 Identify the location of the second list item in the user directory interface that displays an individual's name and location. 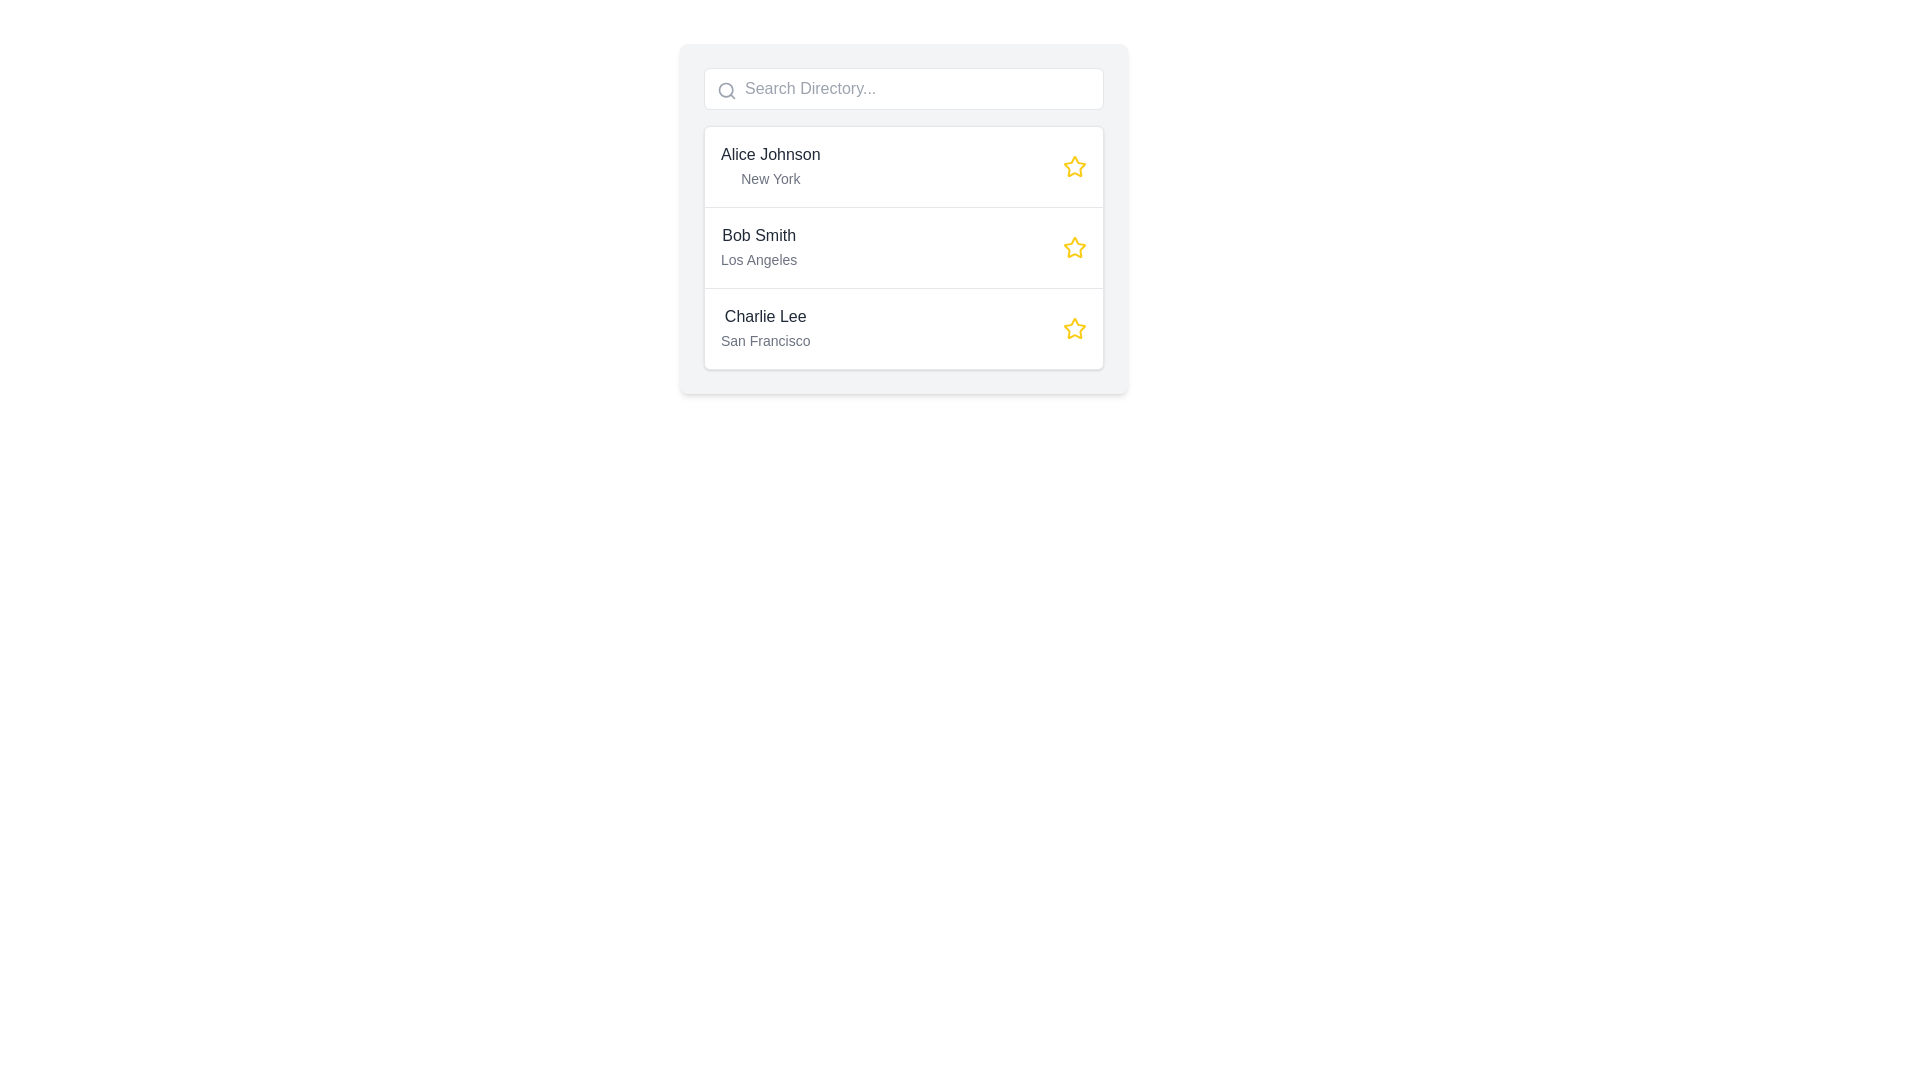
(902, 219).